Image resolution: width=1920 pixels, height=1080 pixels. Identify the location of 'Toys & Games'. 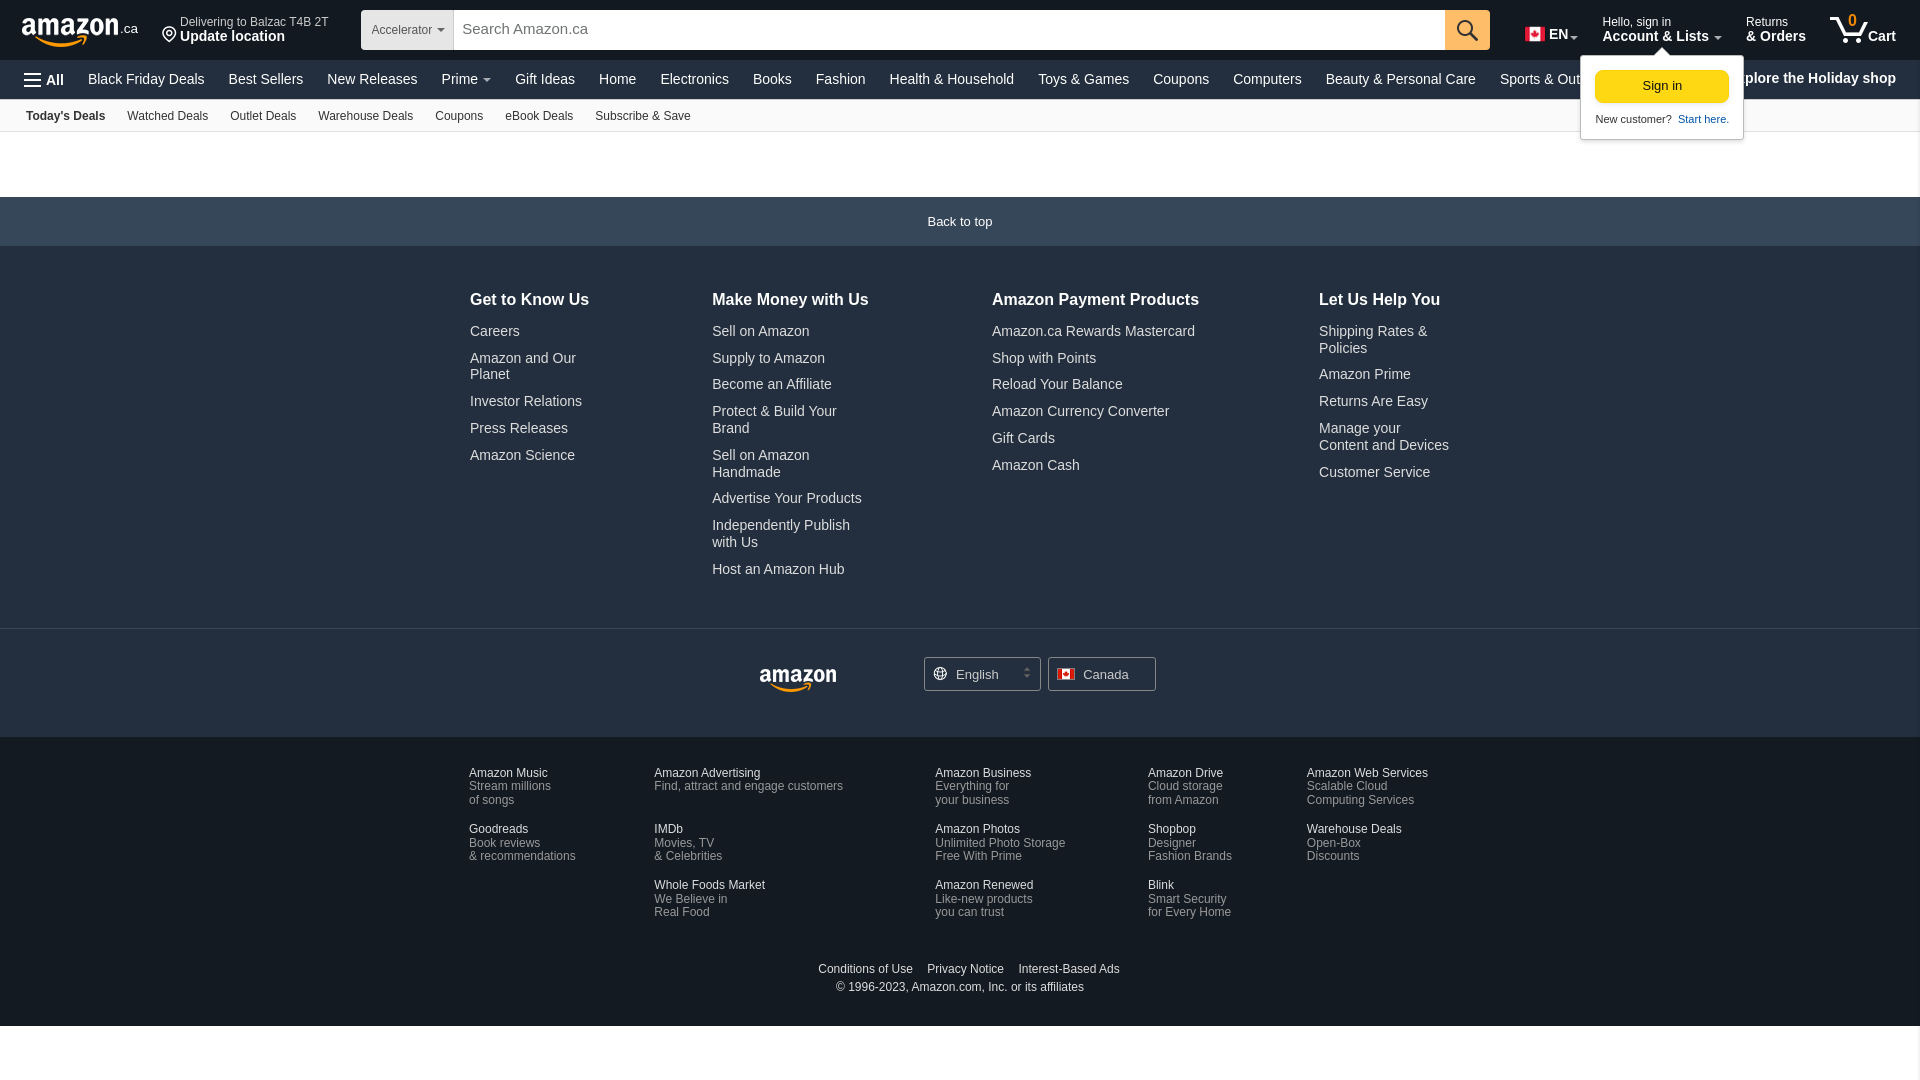
(1082, 77).